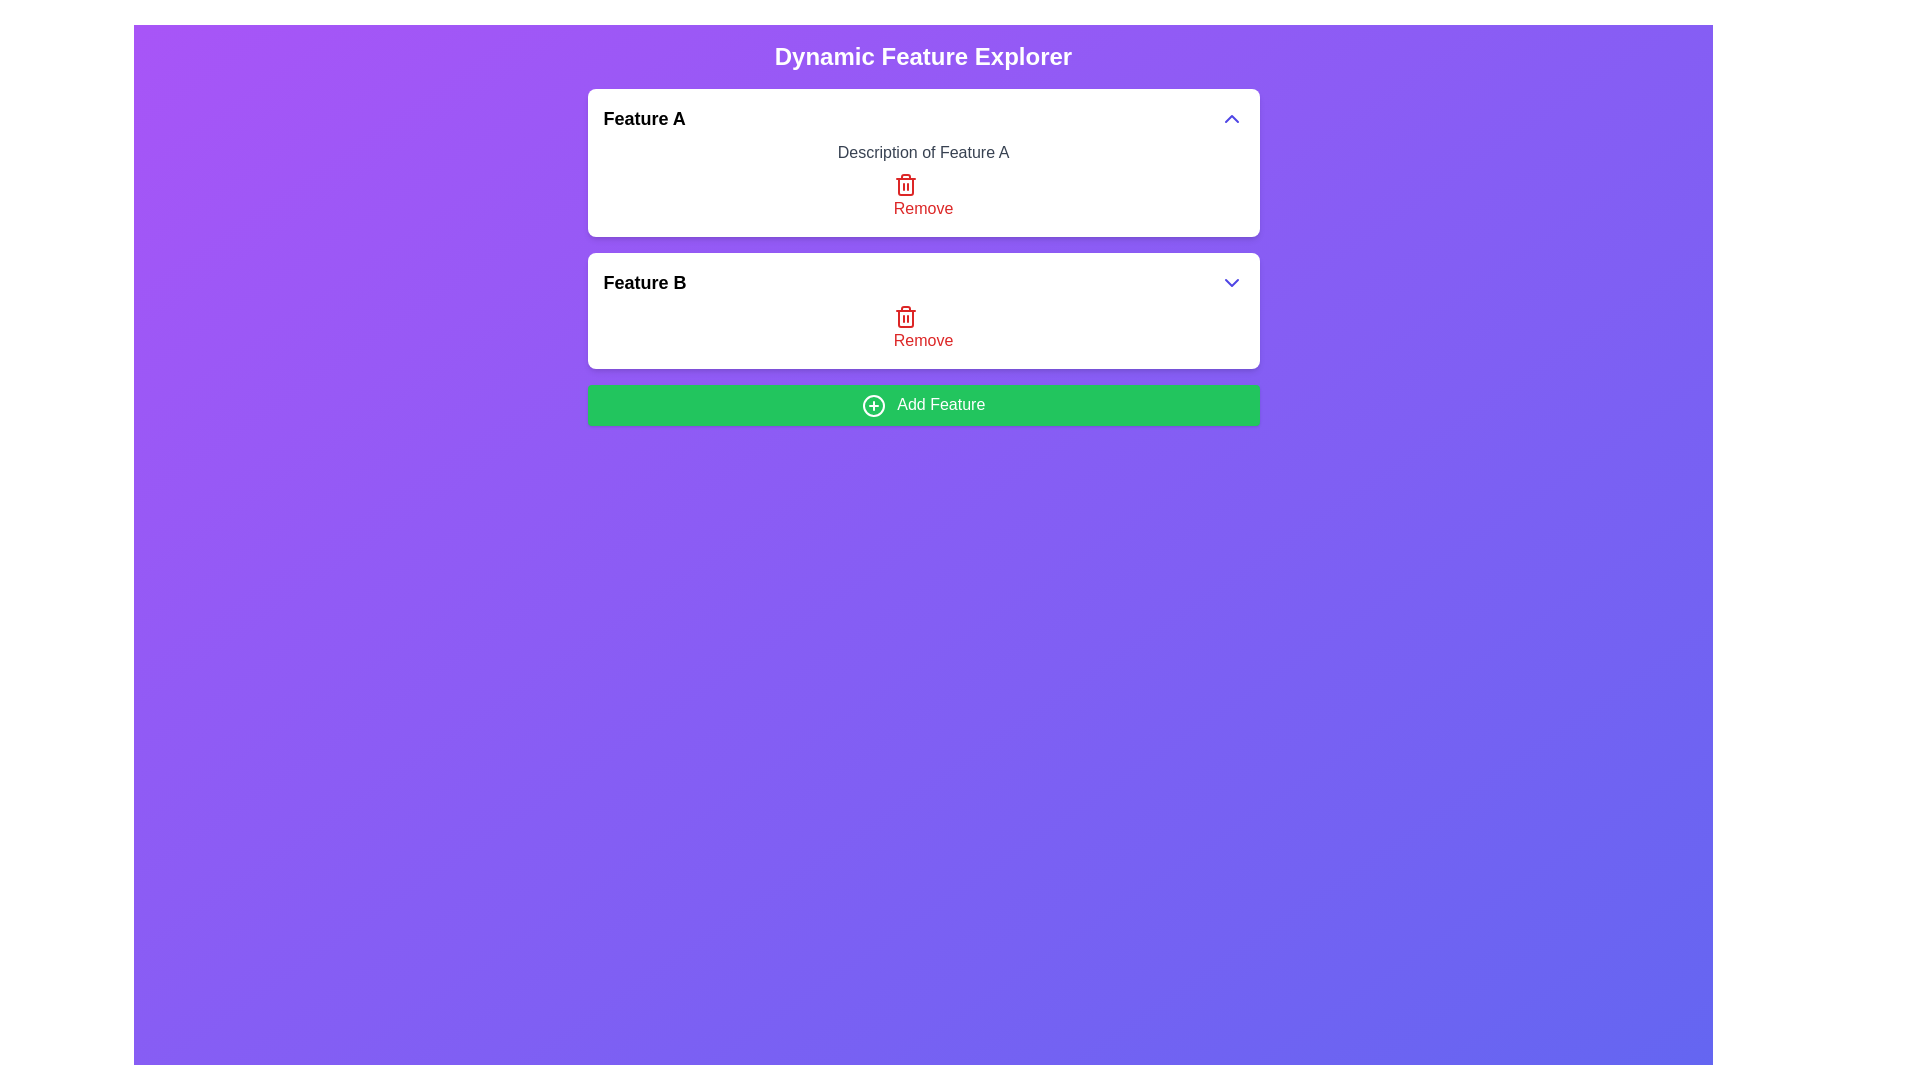 The height and width of the screenshot is (1080, 1920). What do you see at coordinates (1230, 282) in the screenshot?
I see `the downward-facing chevron icon in the top-right corner of the 'Feature B' section` at bounding box center [1230, 282].